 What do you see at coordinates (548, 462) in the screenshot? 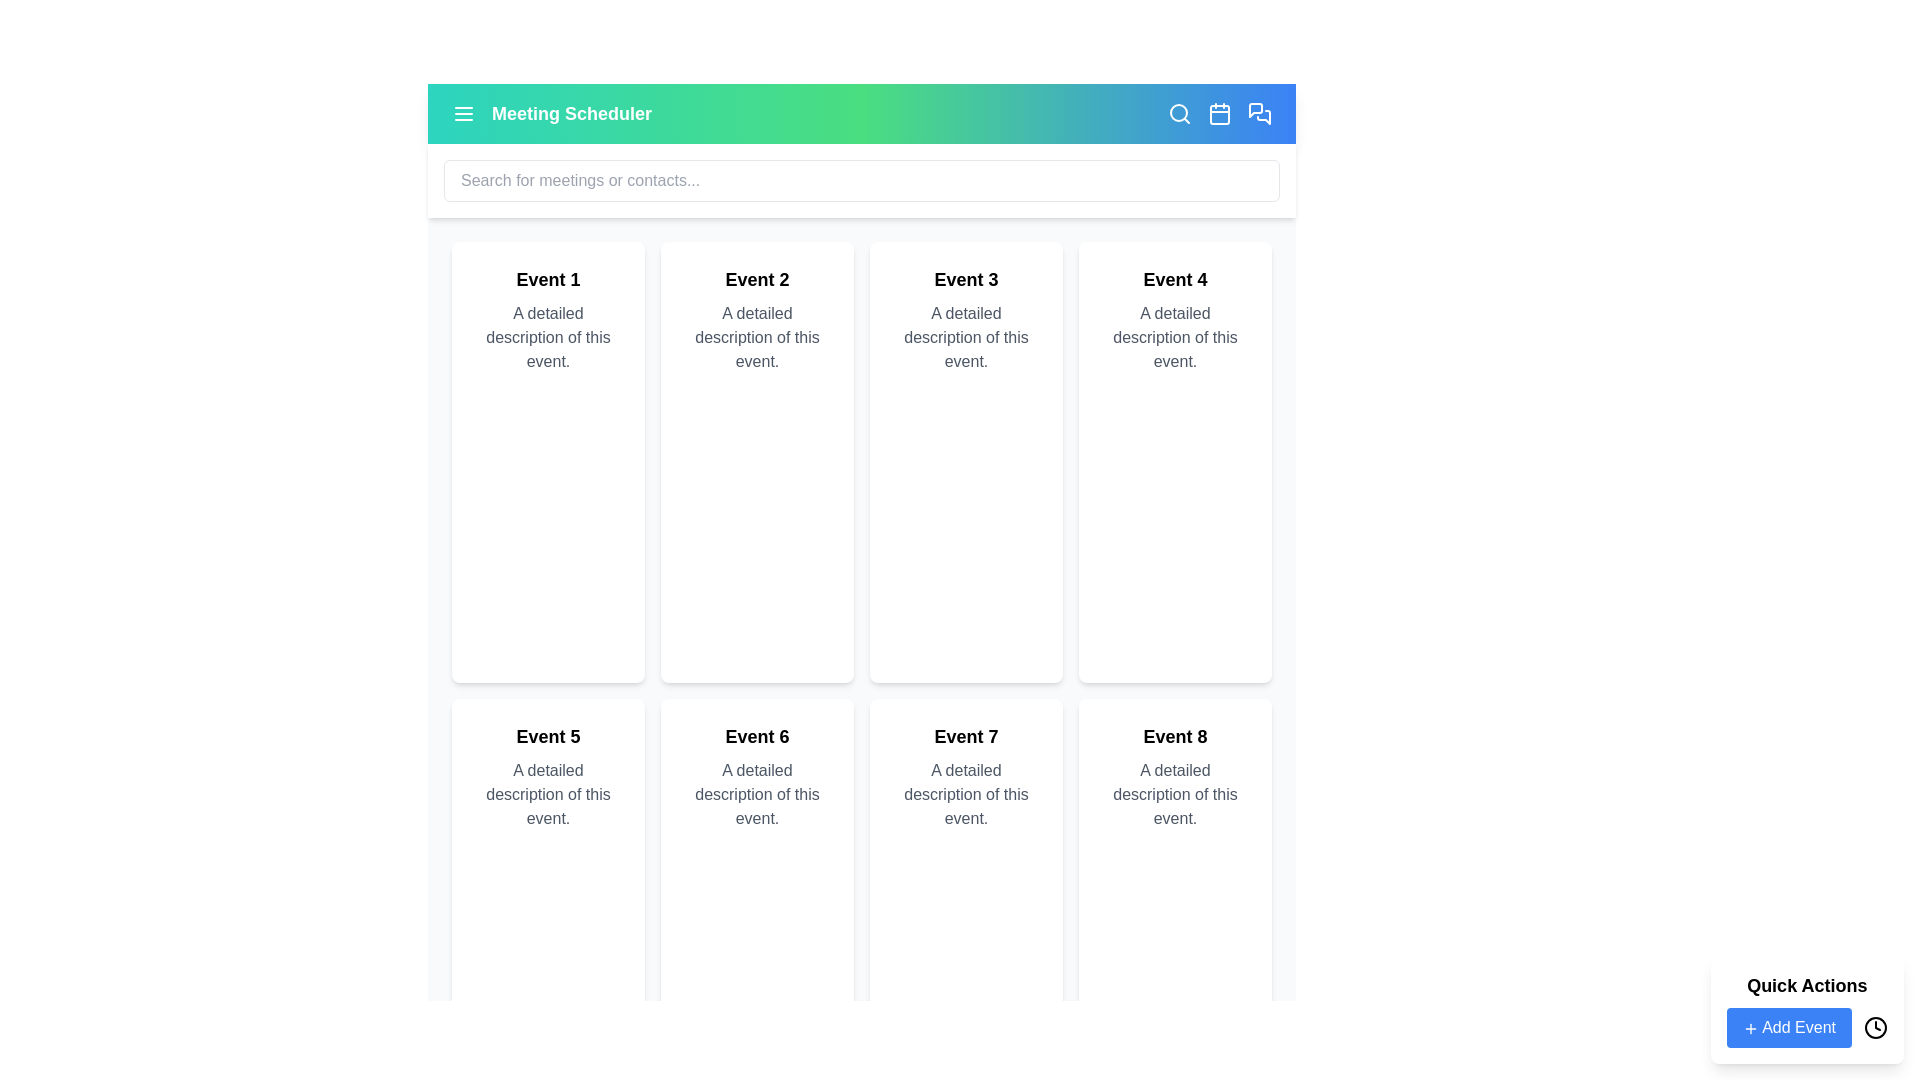
I see `the white rectangular card titled 'Event 1', located at the top-left corner of the grid layout, which contains a bold title and a lighter description` at bounding box center [548, 462].